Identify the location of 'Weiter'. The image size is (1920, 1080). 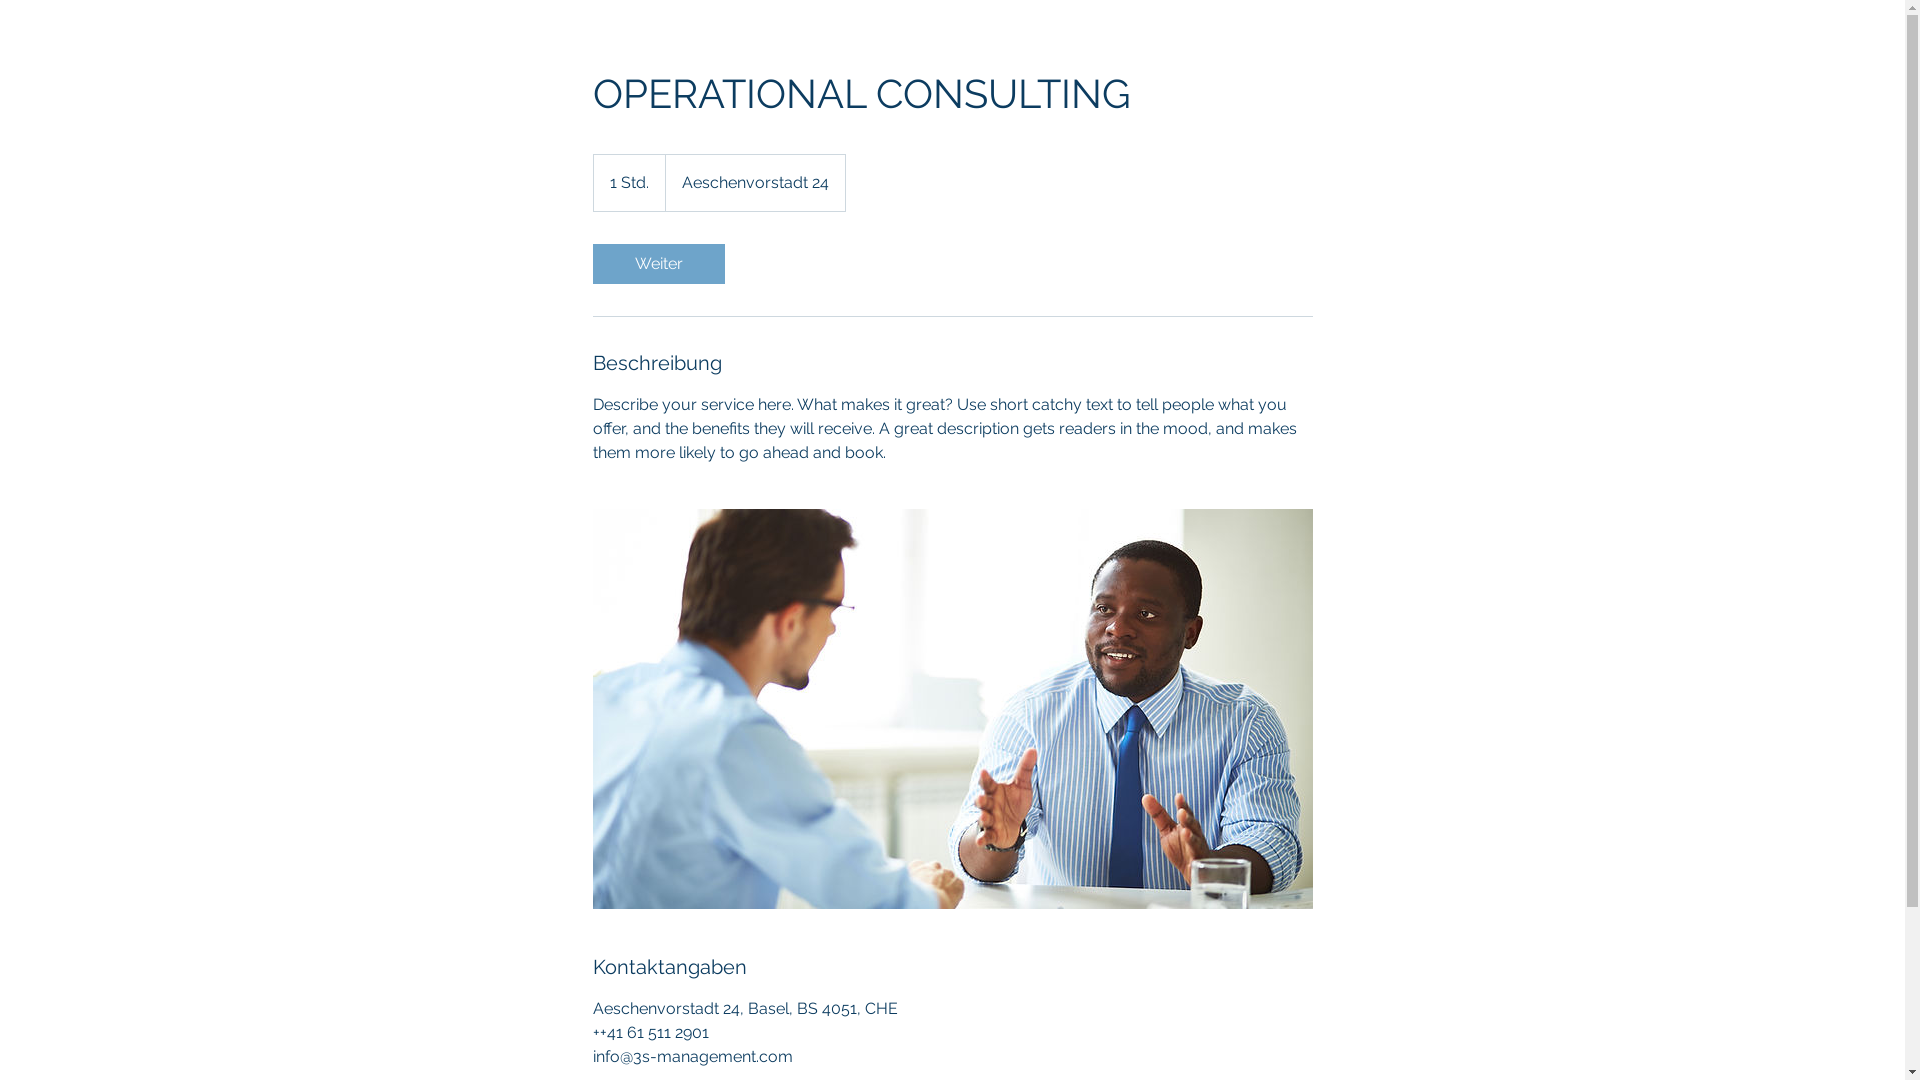
(657, 262).